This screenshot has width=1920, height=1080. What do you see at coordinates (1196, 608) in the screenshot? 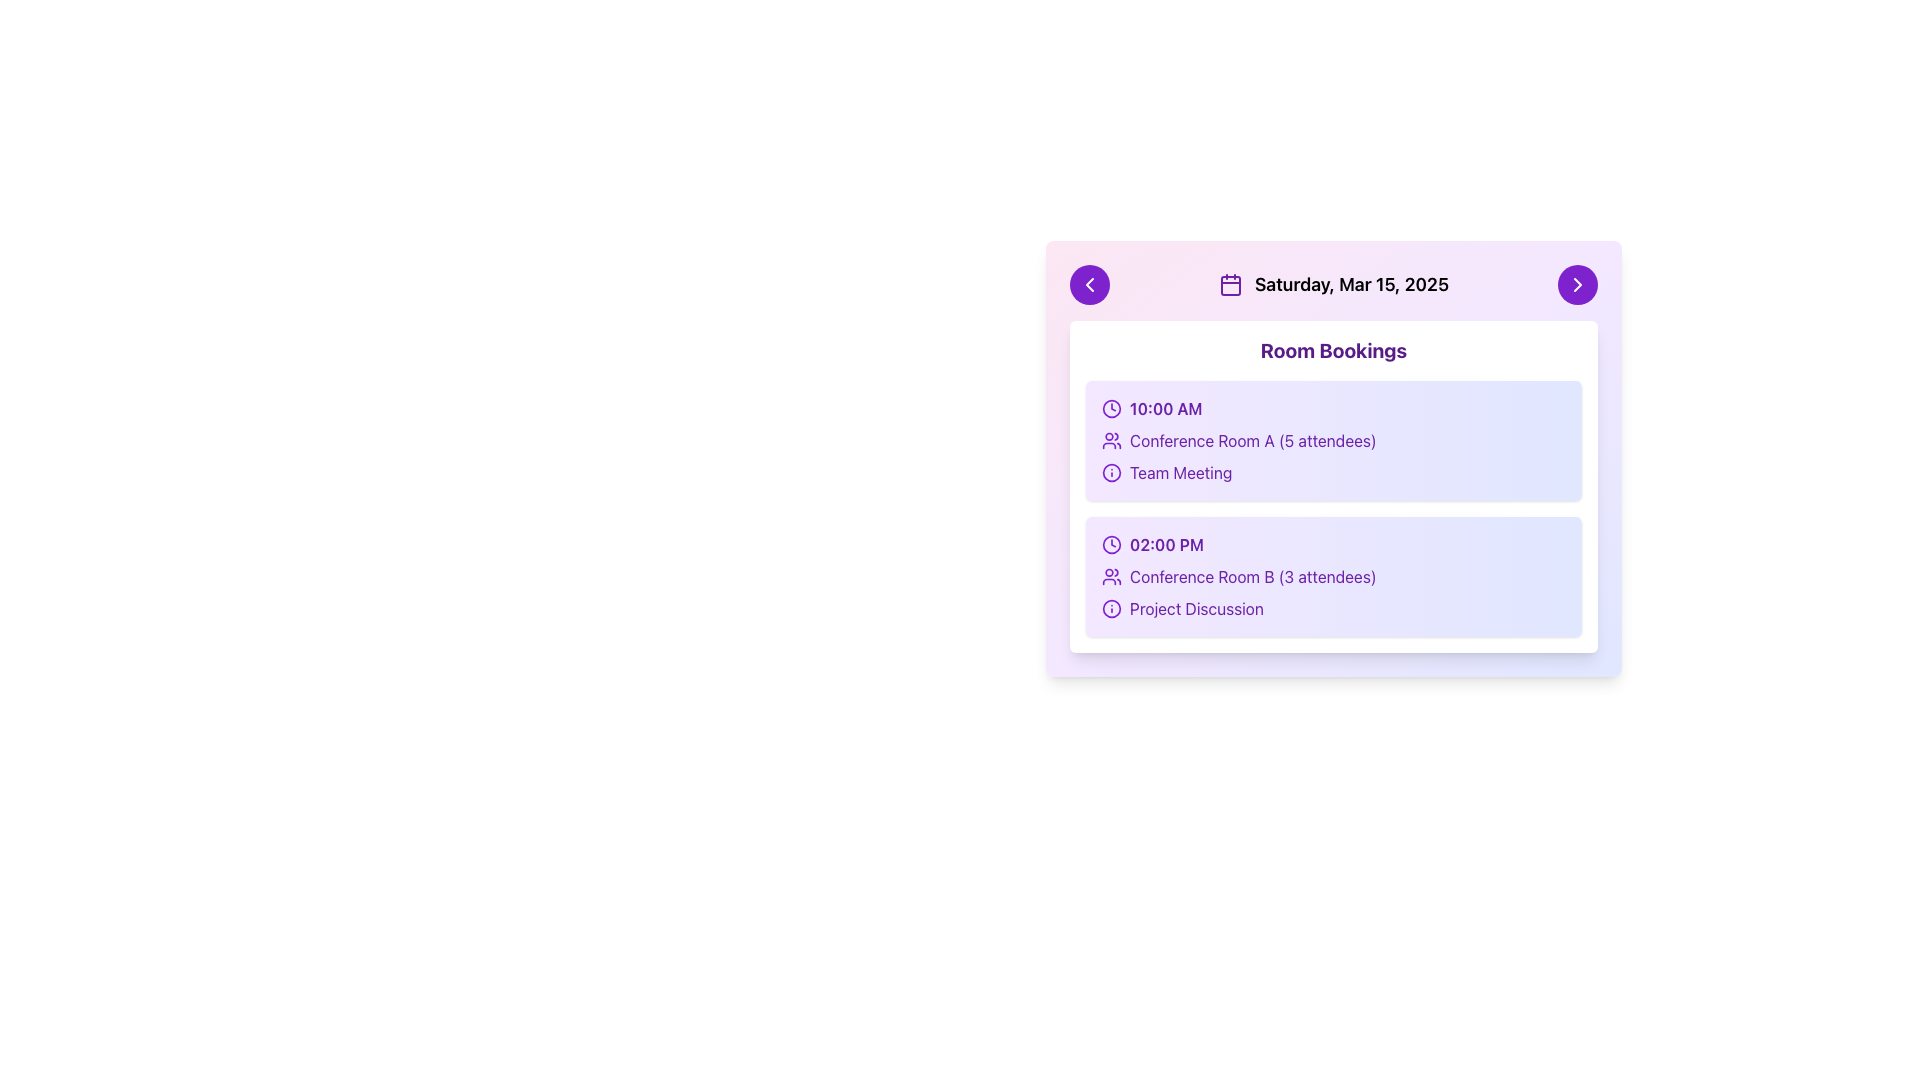
I see `the 'Project Discussion' text label, which is styled in a bold purple font and located within the second booking item of the 'Room Bookings' list under the details for the 02:00 PM reservation for 'Conference Room B (3 attendees)` at bounding box center [1196, 608].